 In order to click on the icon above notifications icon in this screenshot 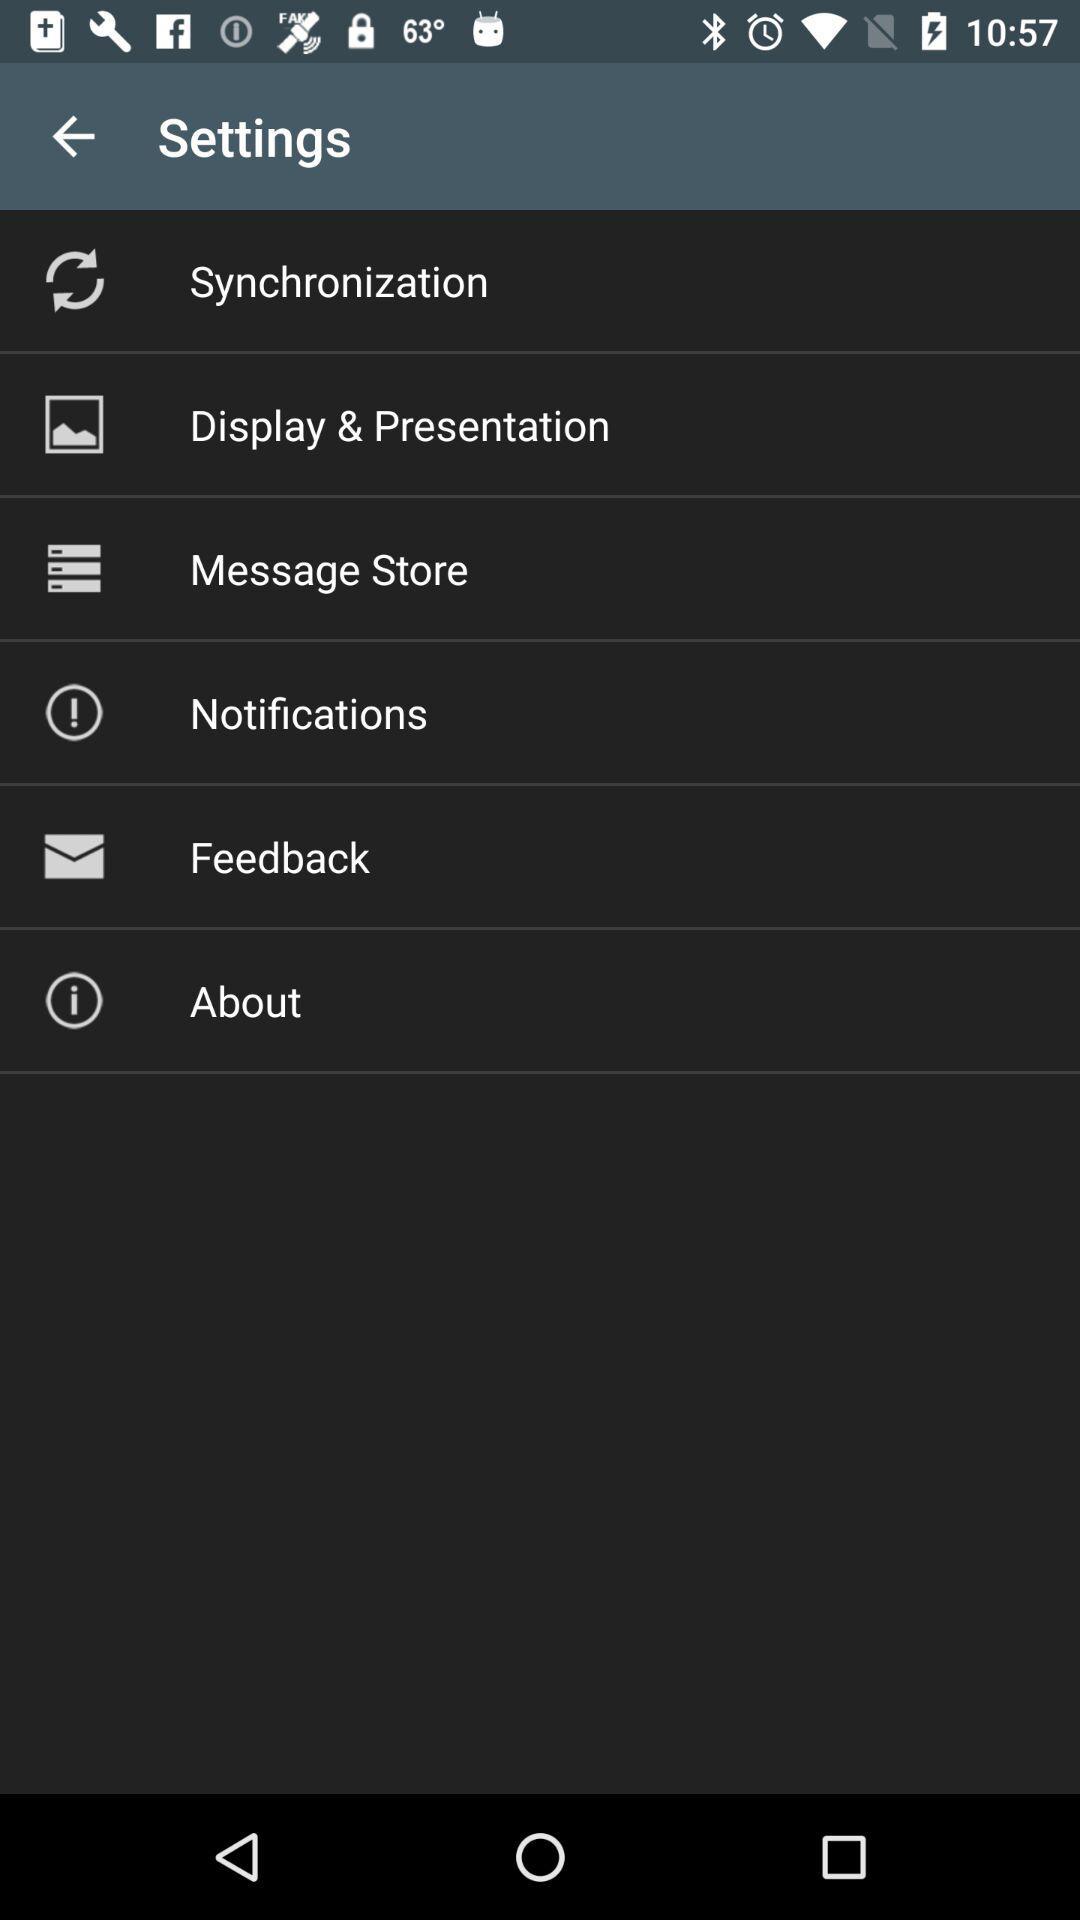, I will do `click(328, 567)`.